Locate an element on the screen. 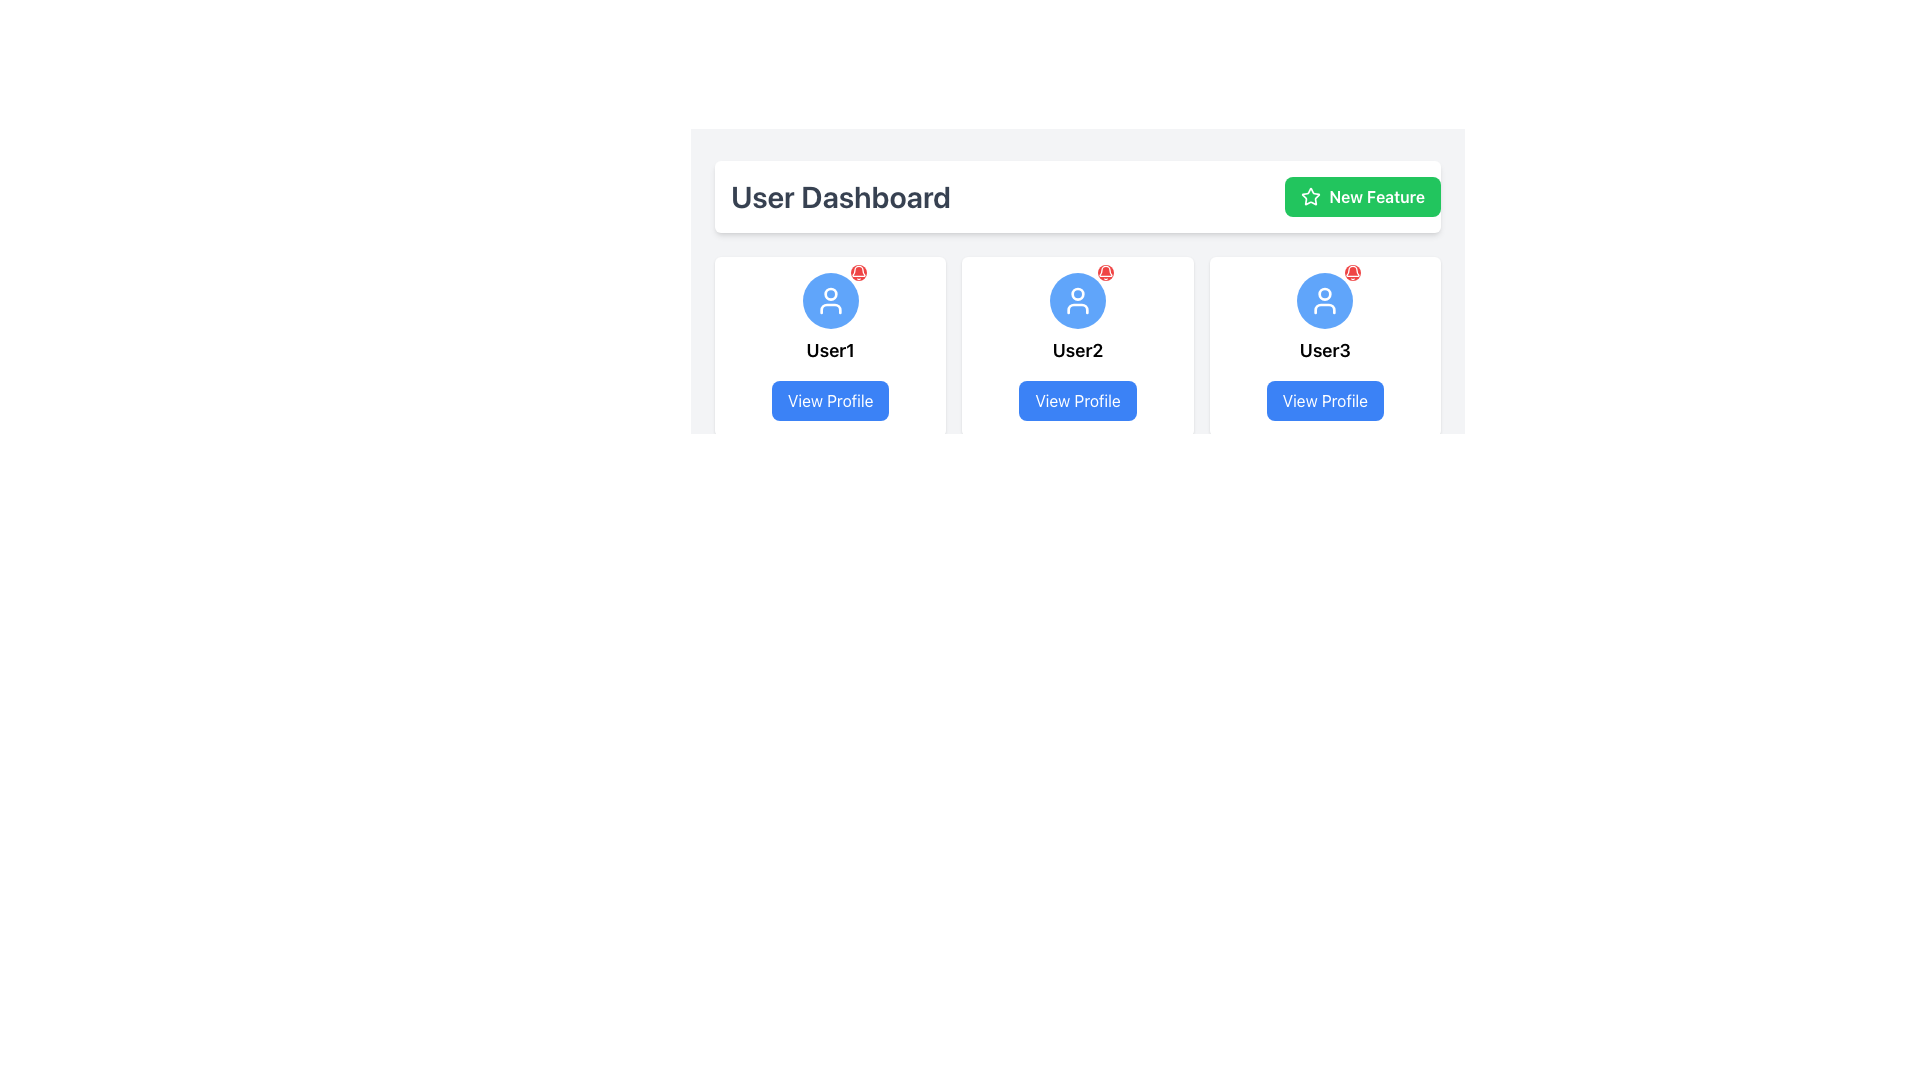  the 'View Profile' button located at the bottom section of the card for 'User2', which has a blue background and white text is located at coordinates (1077, 401).